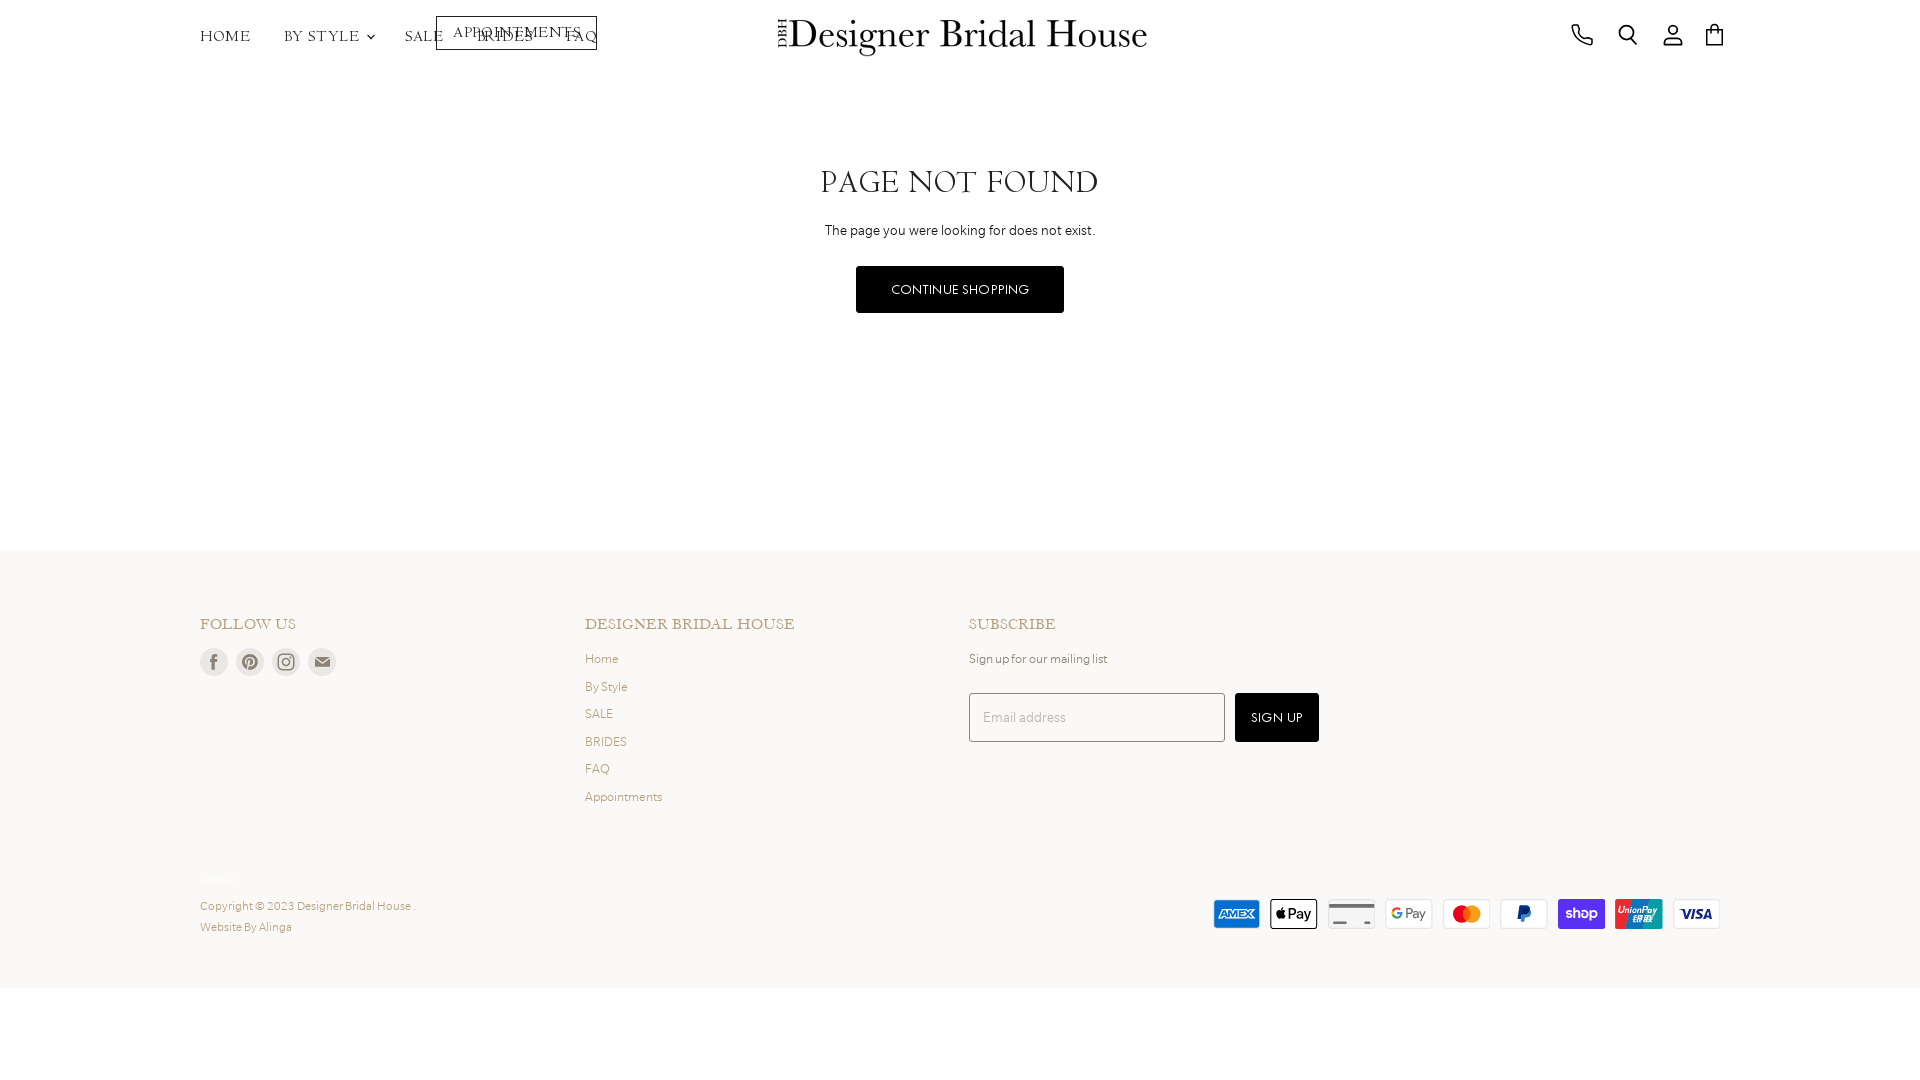 This screenshot has height=1080, width=1920. What do you see at coordinates (274, 926) in the screenshot?
I see `'Alinga'` at bounding box center [274, 926].